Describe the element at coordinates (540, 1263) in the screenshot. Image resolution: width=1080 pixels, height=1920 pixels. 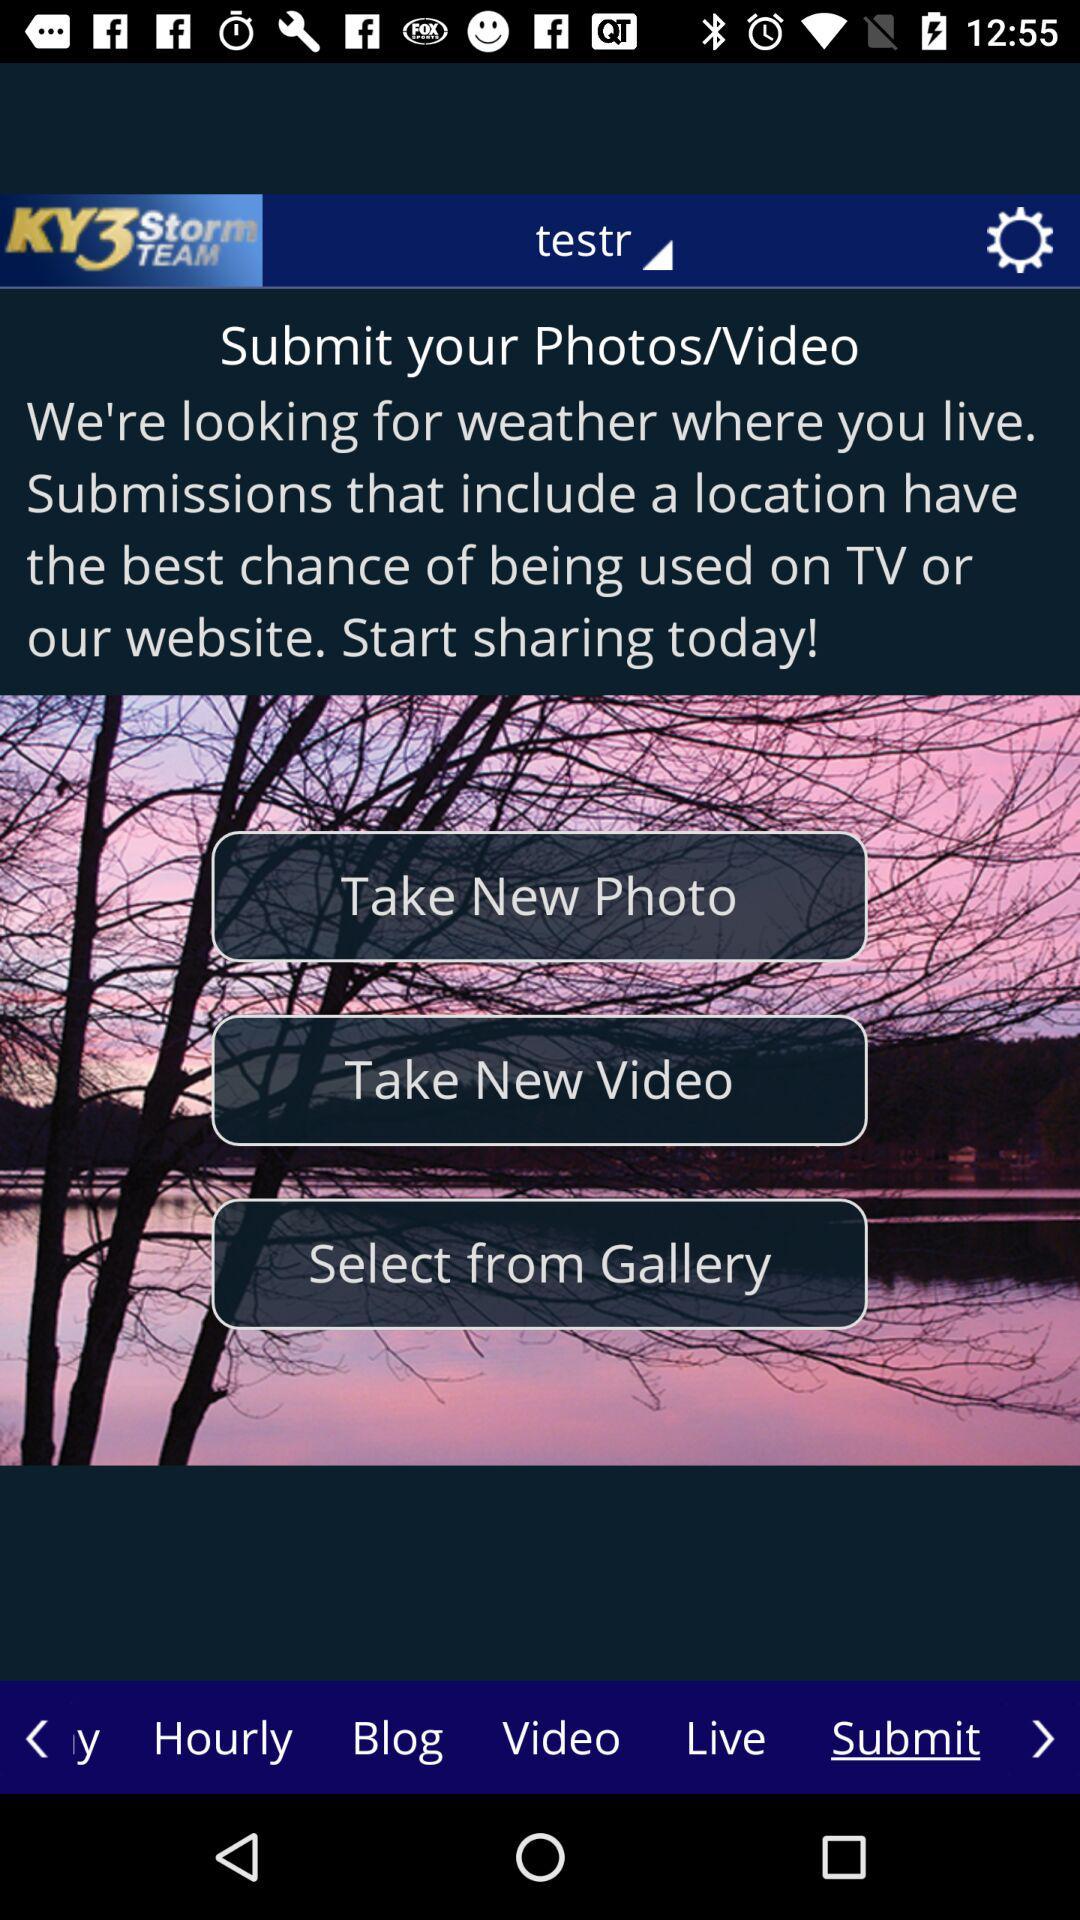
I see `the third button from the top of the page` at that location.